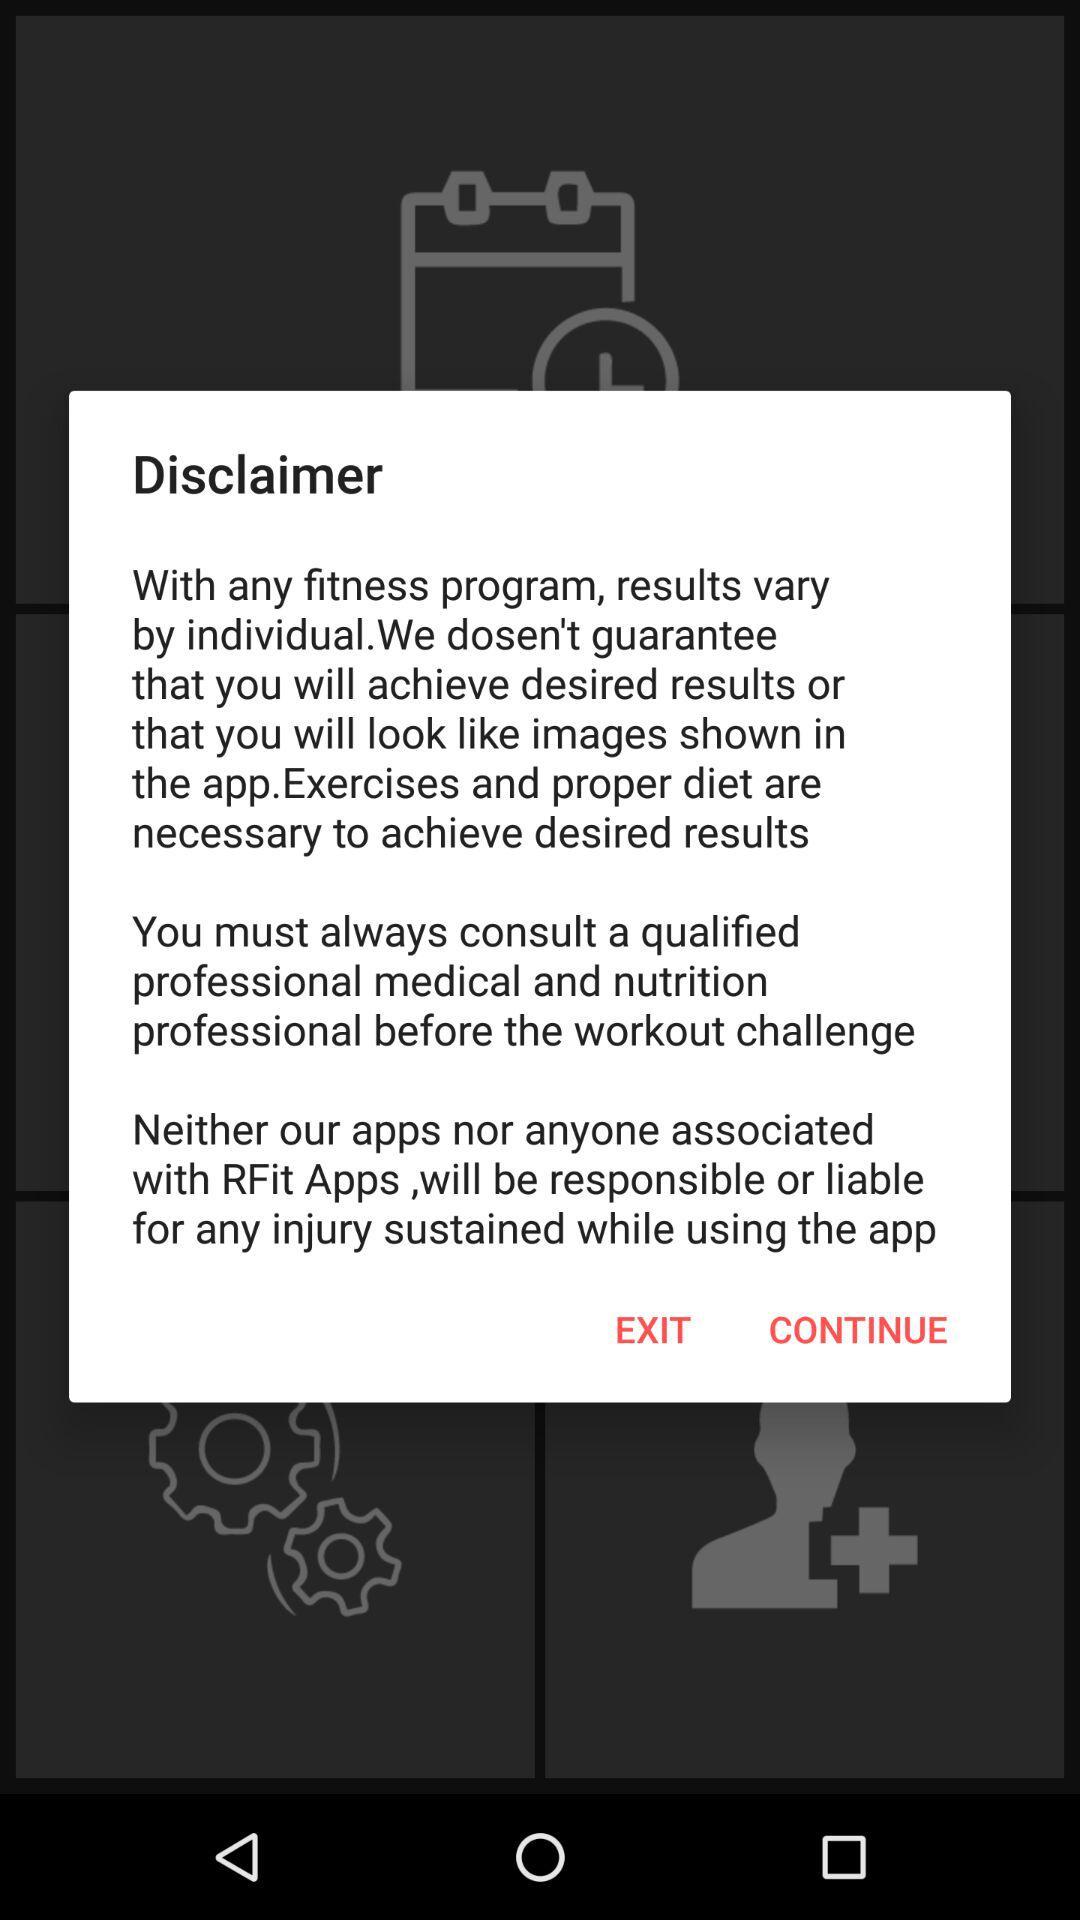 The image size is (1080, 1920). What do you see at coordinates (857, 1329) in the screenshot?
I see `the icon next to exit item` at bounding box center [857, 1329].